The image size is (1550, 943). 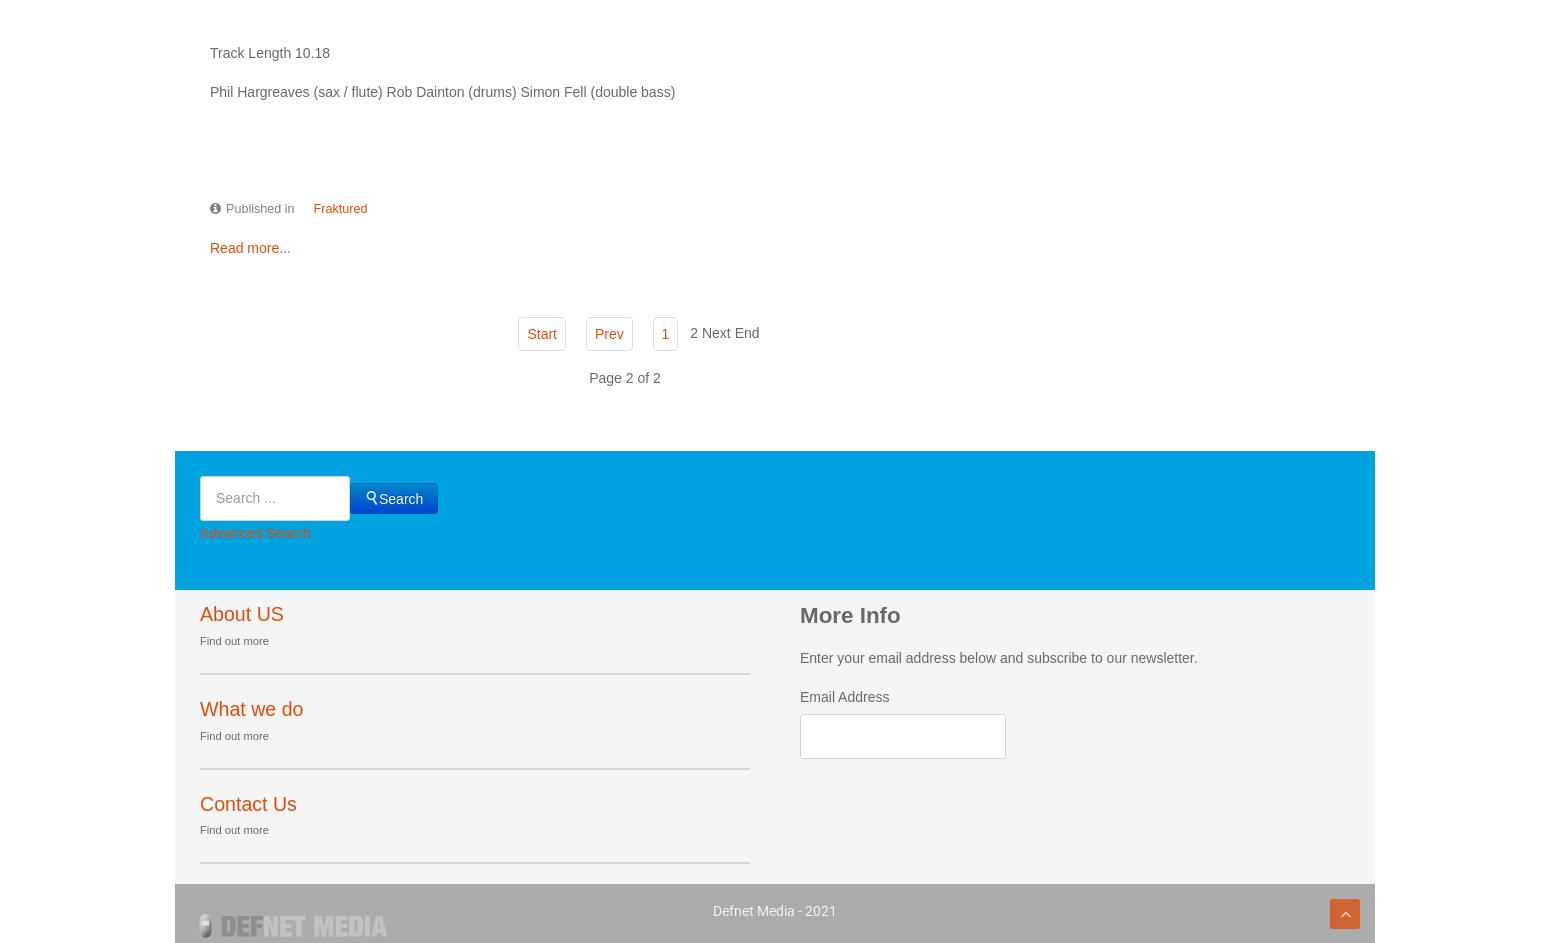 I want to click on 'Next', so click(x=715, y=332).